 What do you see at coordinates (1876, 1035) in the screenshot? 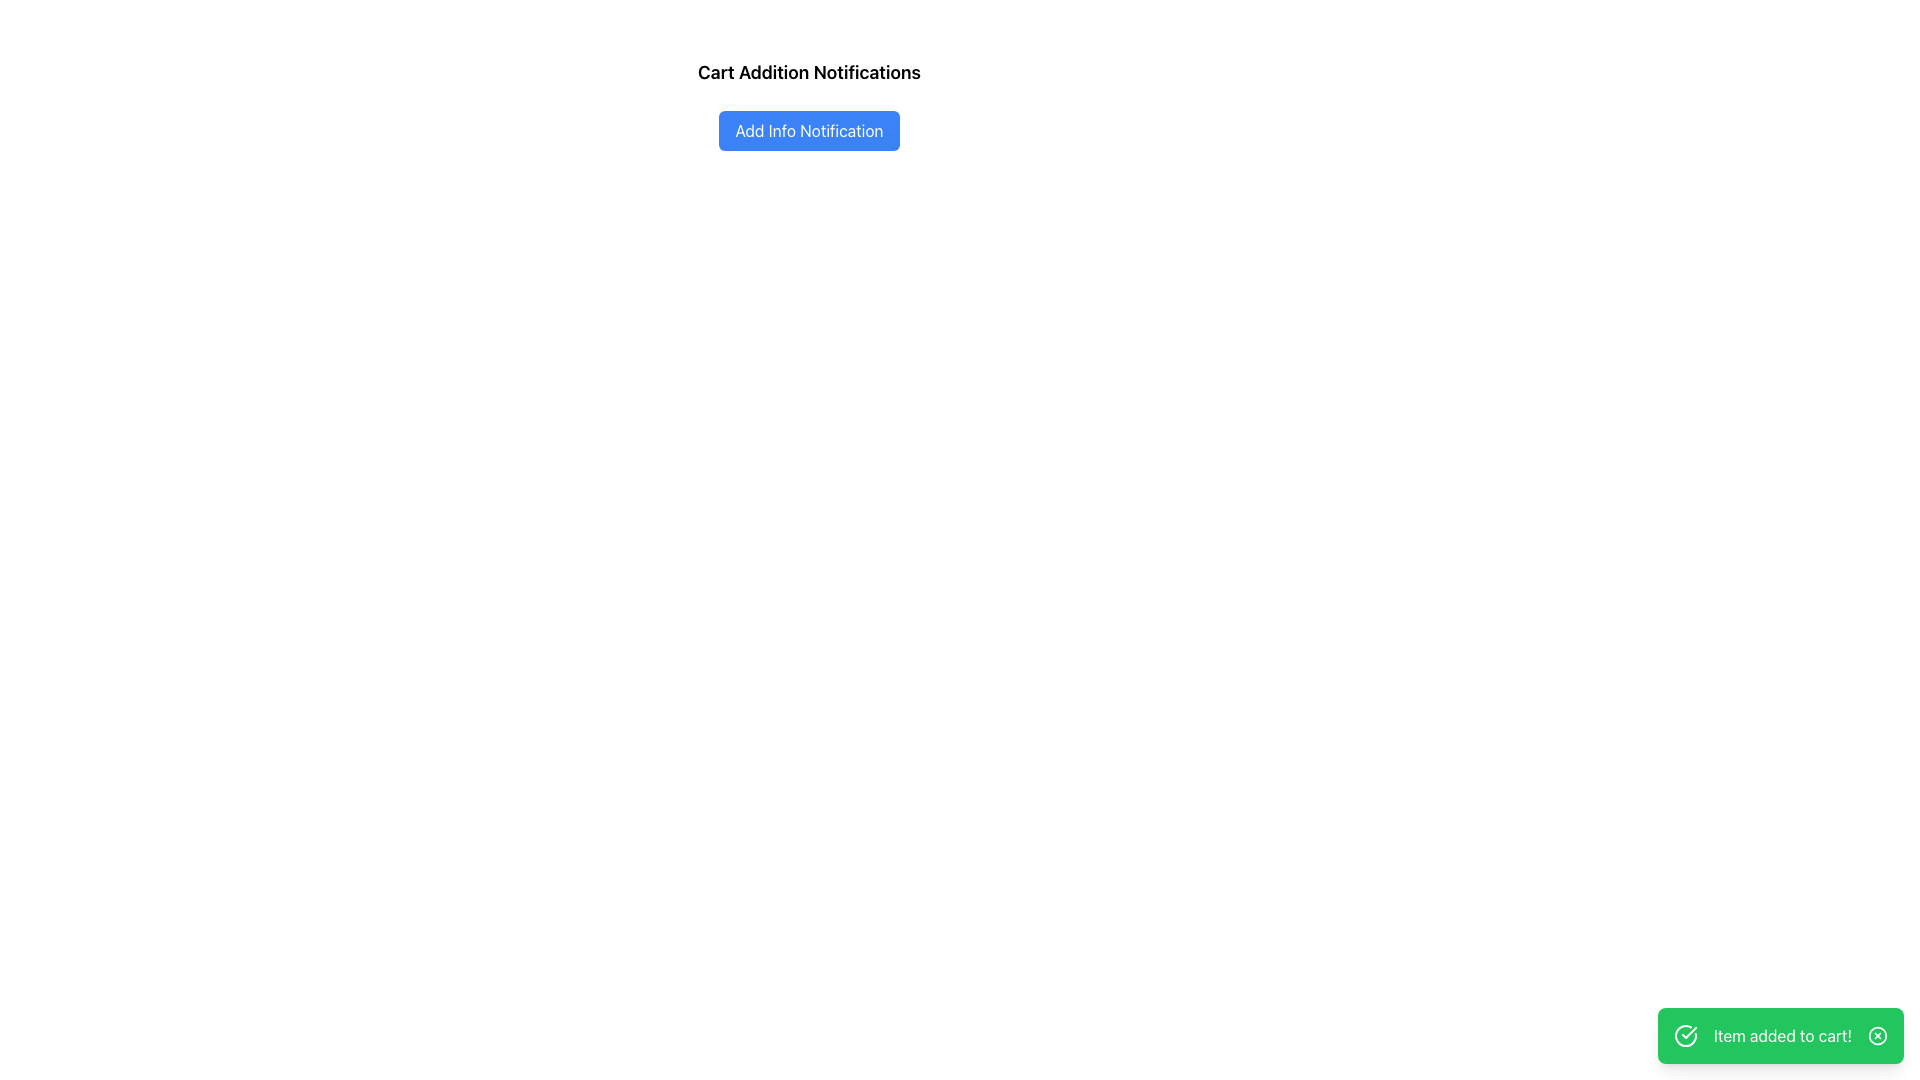
I see `the close button located at the far right end of the green notification banner` at bounding box center [1876, 1035].